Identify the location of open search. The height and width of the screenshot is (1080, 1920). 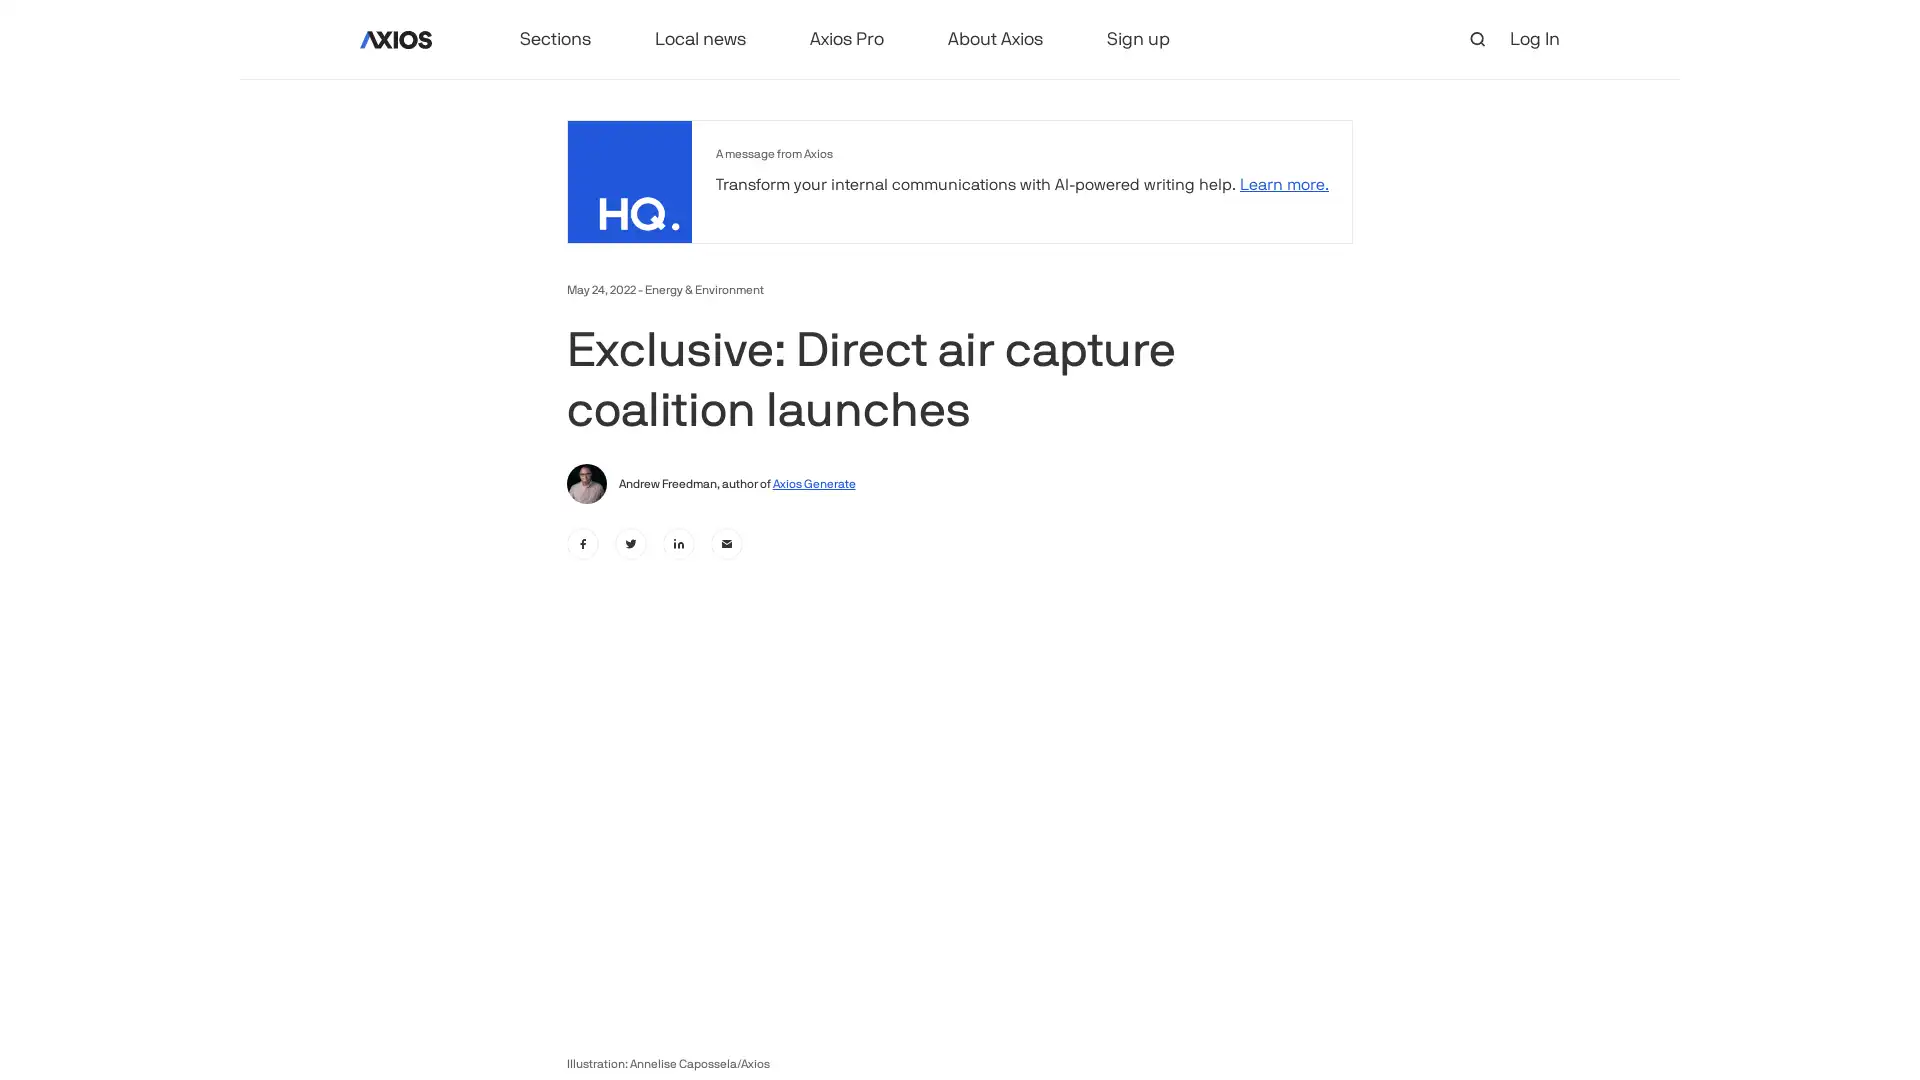
(1478, 39).